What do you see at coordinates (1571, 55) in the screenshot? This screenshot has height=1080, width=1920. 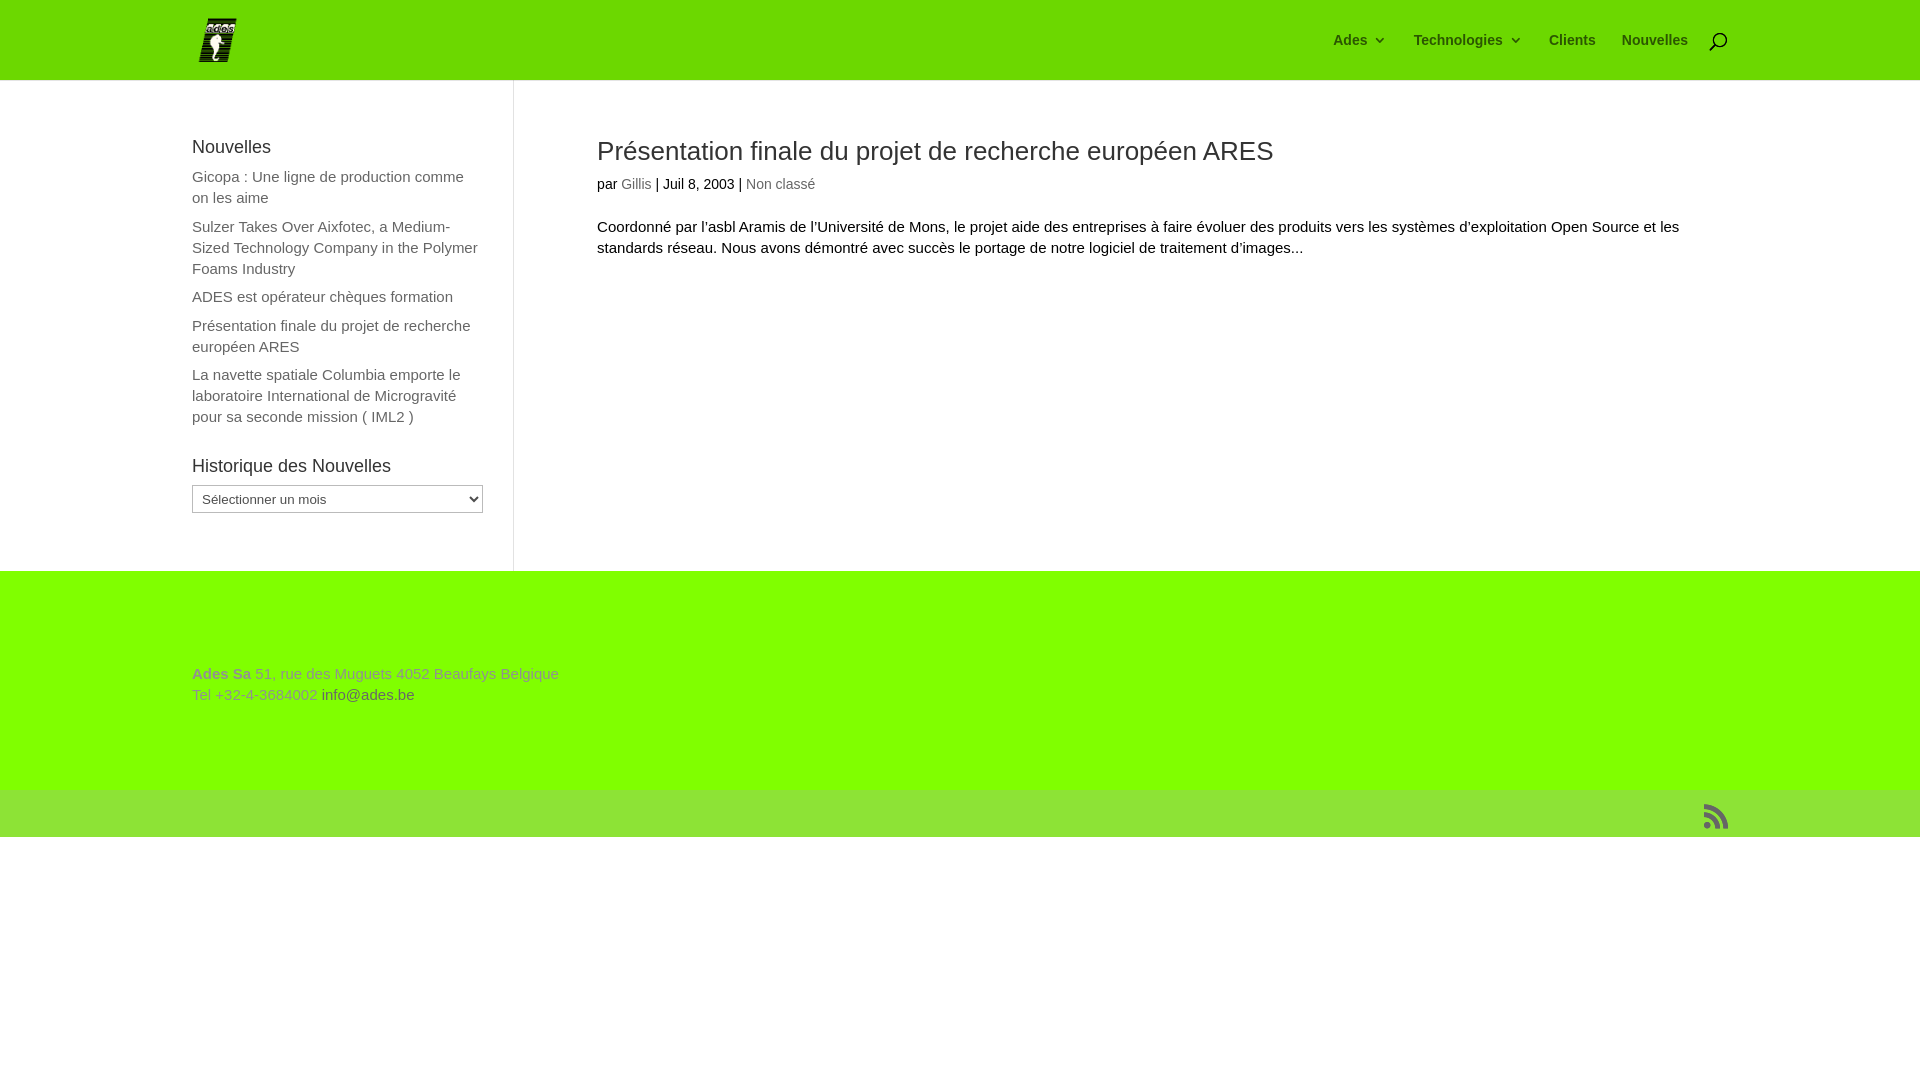 I see `'Clients'` at bounding box center [1571, 55].